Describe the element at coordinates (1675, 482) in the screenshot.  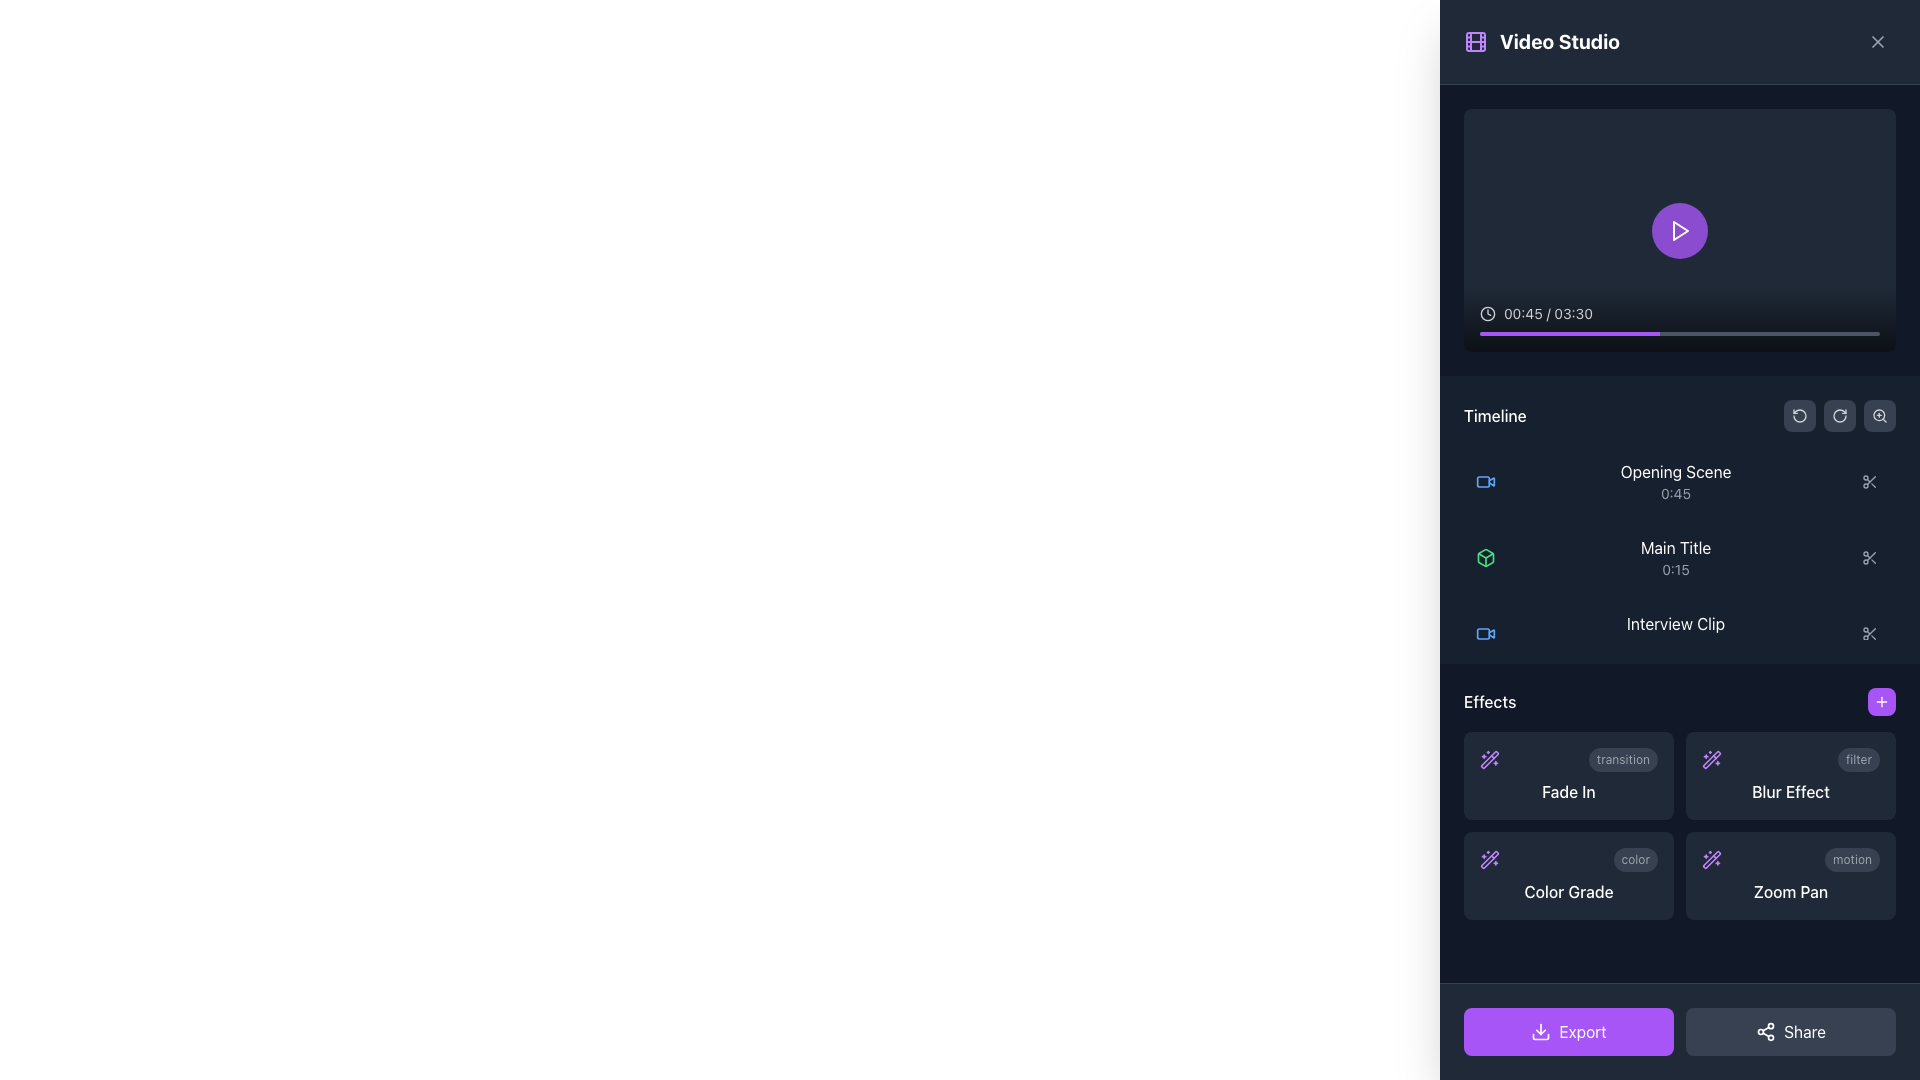
I see `to select the first timeline entry labeled 'Opening Scene' in the dark themed interface` at that location.